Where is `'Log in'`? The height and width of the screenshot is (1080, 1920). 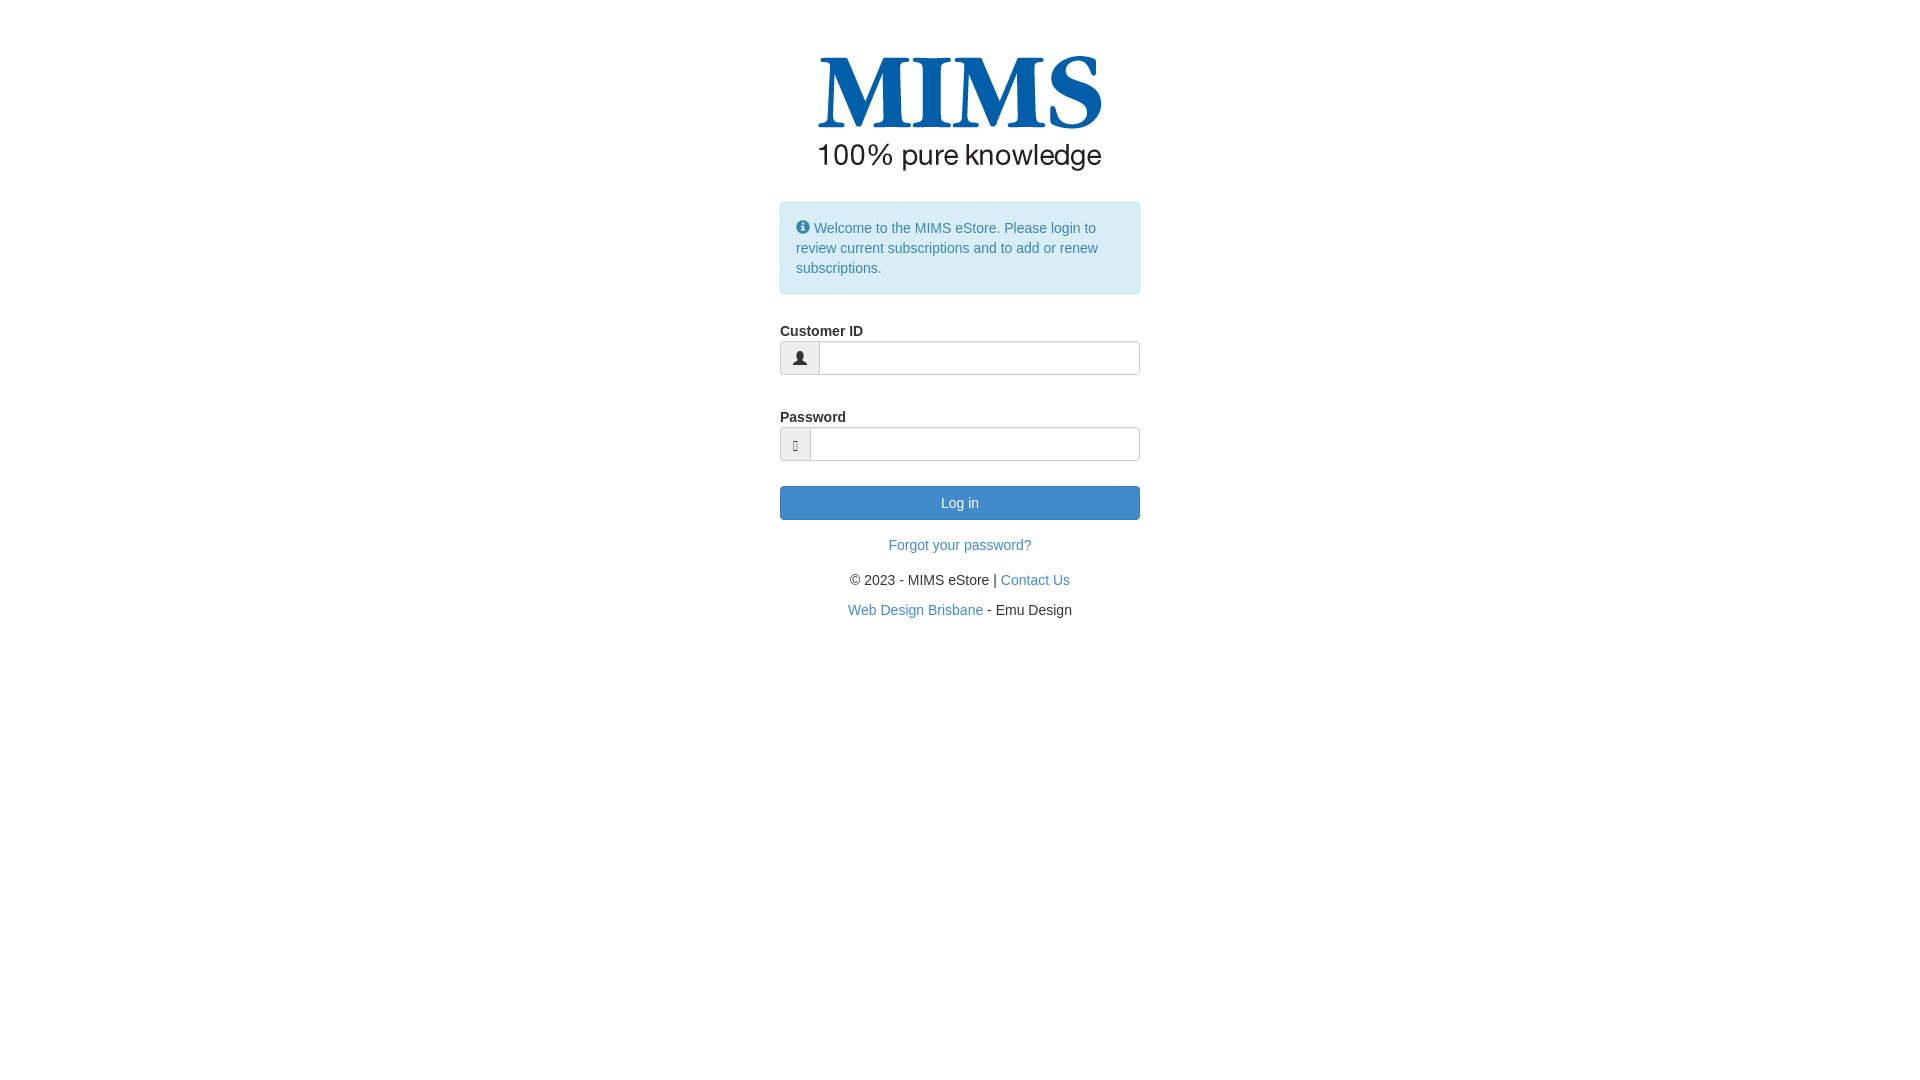 'Log in' is located at coordinates (960, 501).